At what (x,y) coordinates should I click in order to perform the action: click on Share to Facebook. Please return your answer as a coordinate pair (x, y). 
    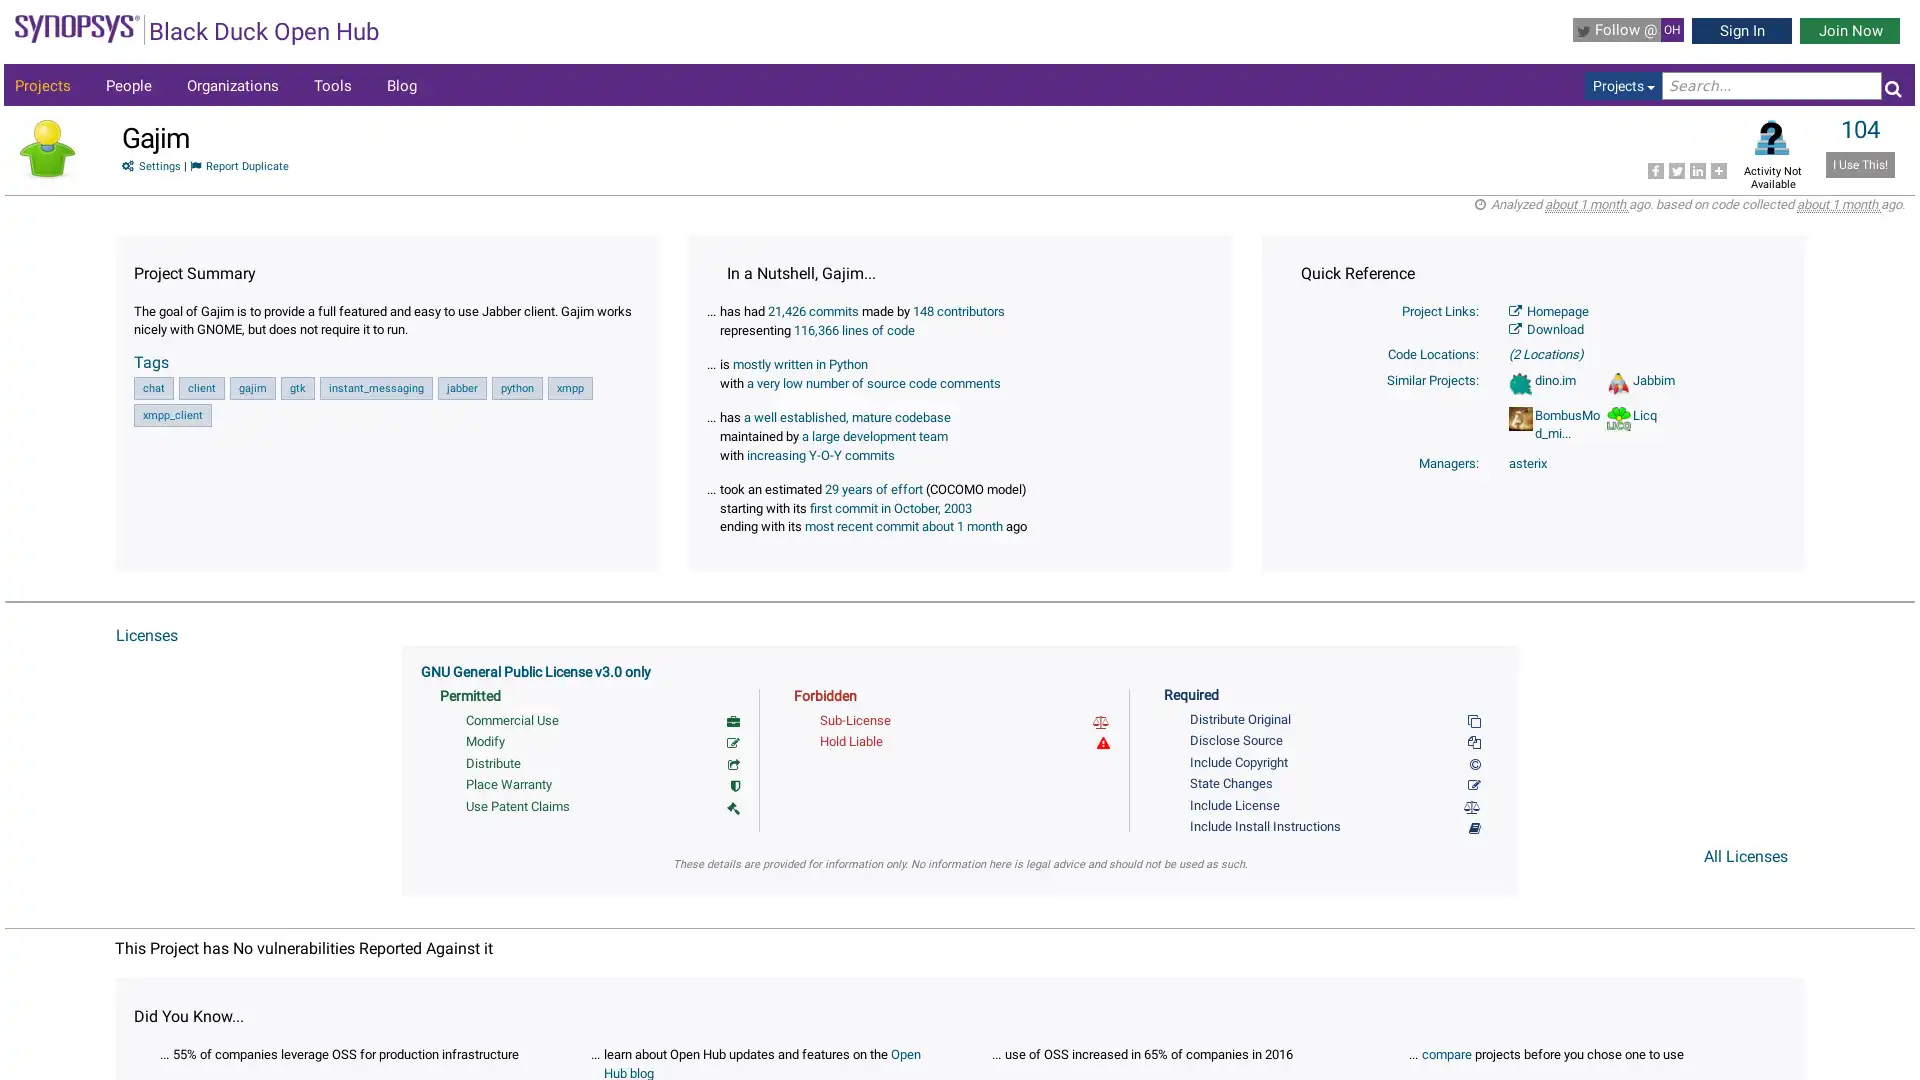
    Looking at the image, I should click on (1655, 169).